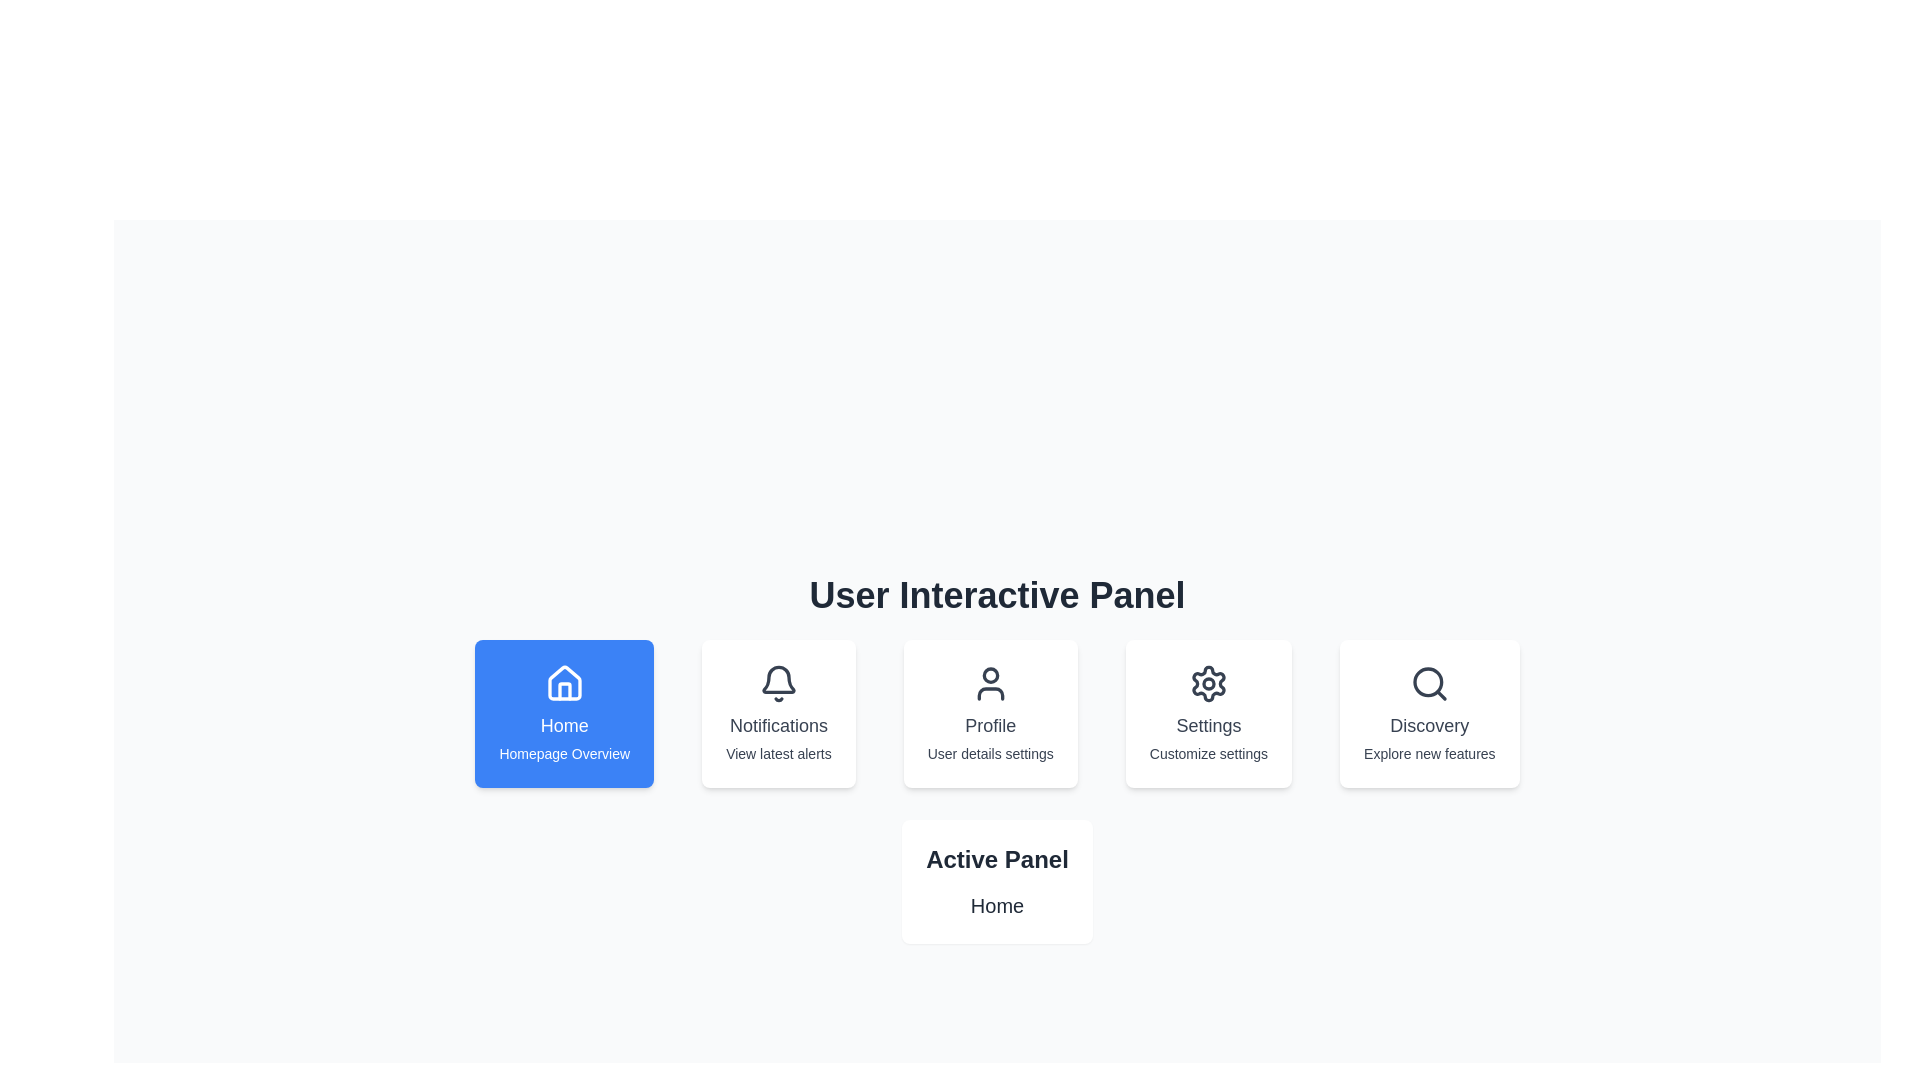 This screenshot has width=1920, height=1080. I want to click on the text label displaying 'View latest alerts' located within the 'Notifications' card, so click(777, 753).